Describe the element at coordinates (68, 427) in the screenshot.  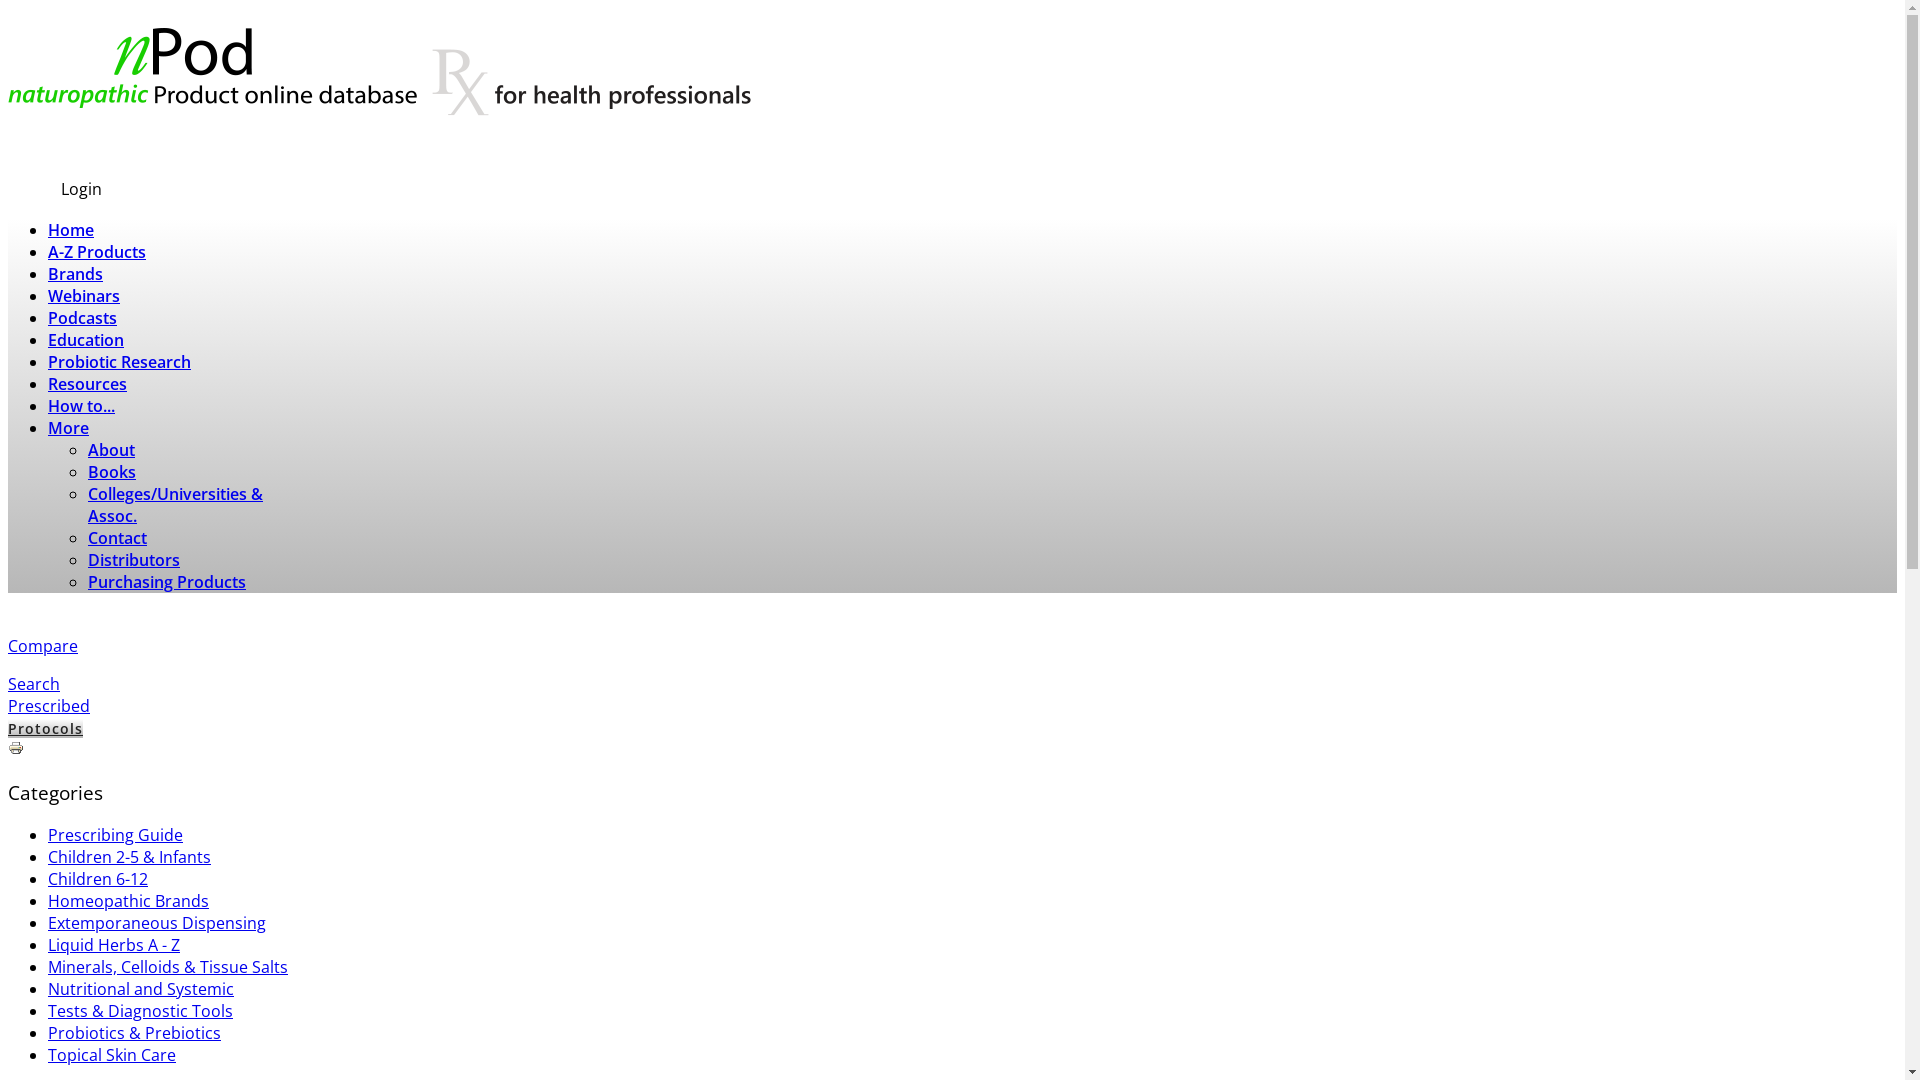
I see `'More'` at that location.